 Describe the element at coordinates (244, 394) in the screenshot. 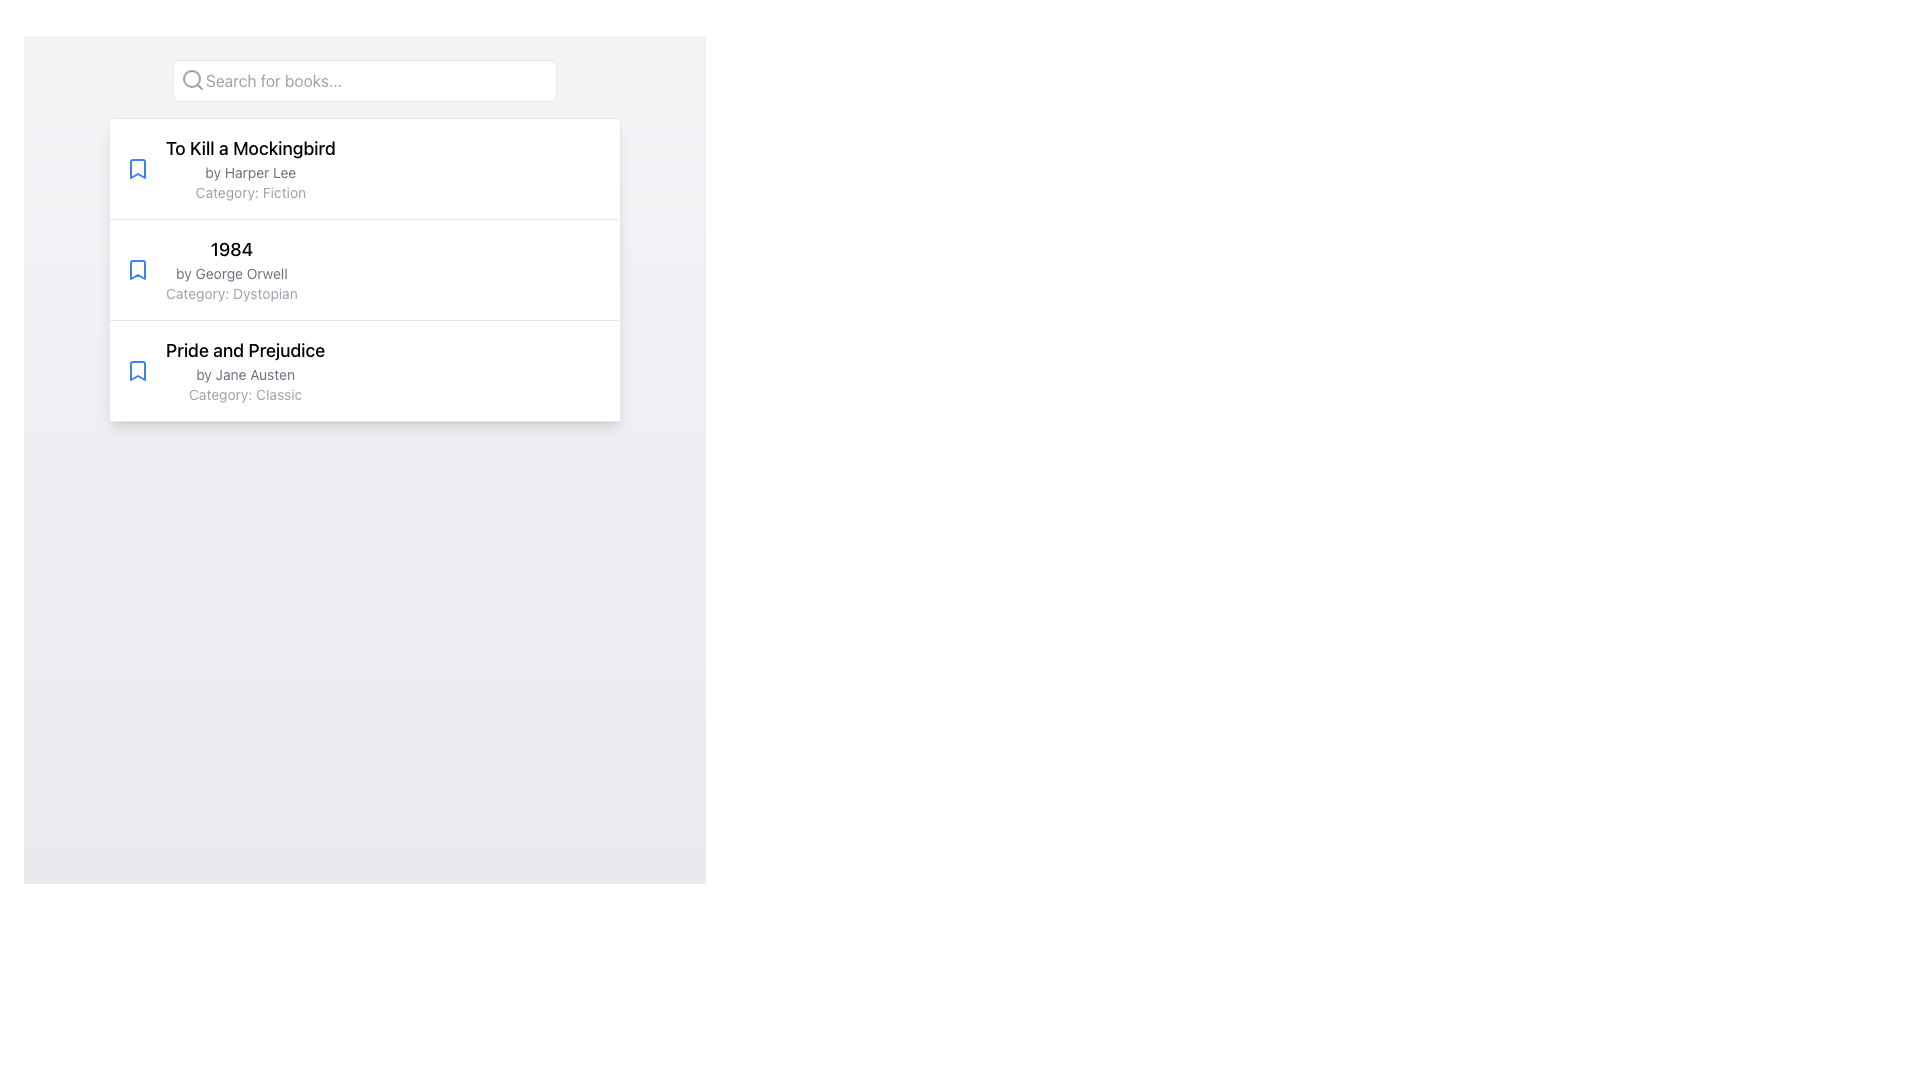

I see `the static label indicating the genre or classification of 'Pride and Prejudice', positioned below 'by Jane Austen'` at that location.